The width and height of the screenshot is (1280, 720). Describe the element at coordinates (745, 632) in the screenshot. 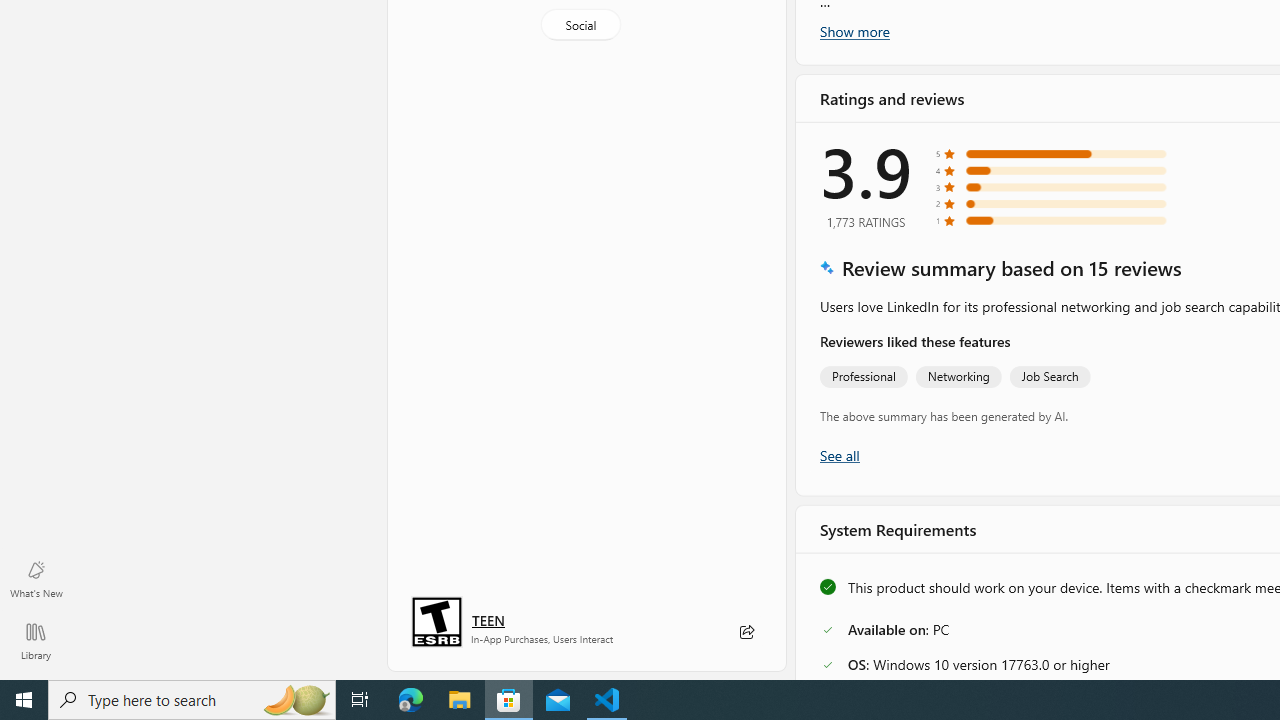

I see `'Share'` at that location.